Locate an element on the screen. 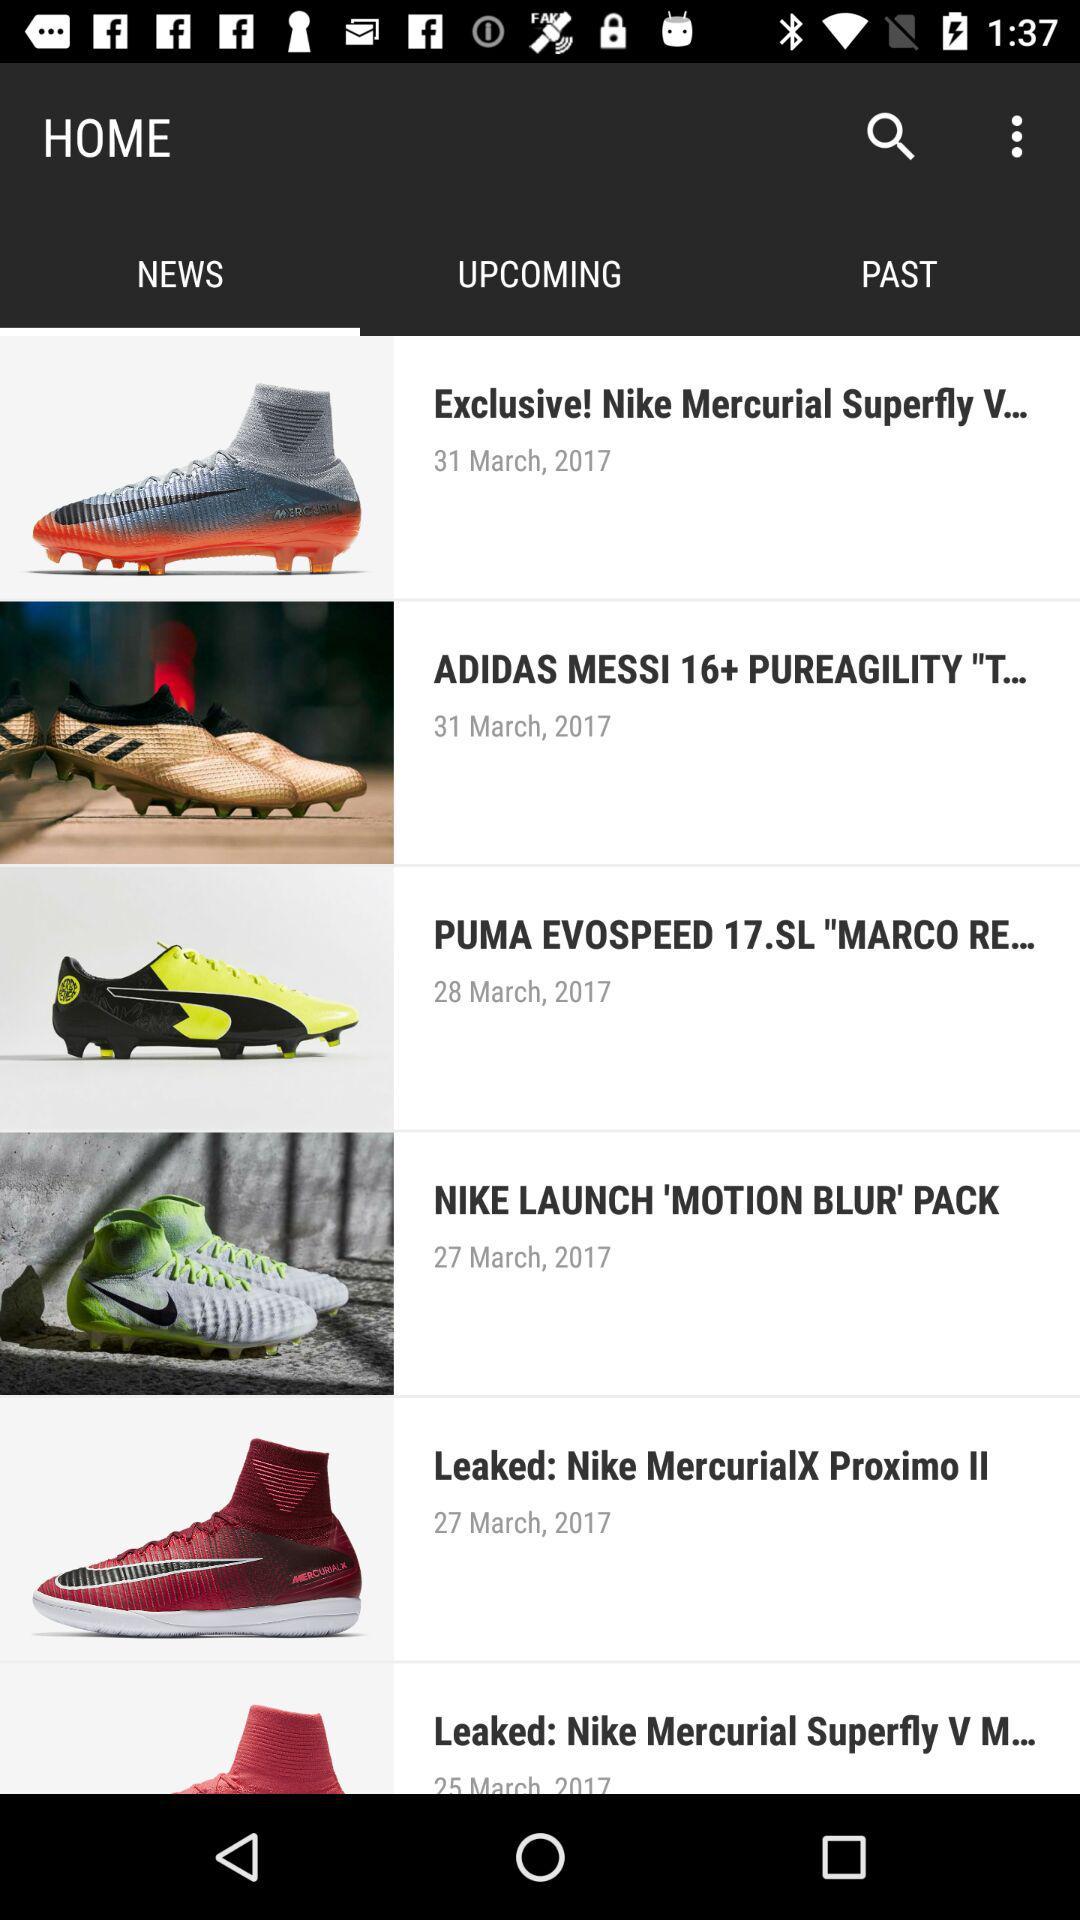 This screenshot has height=1920, width=1080. icon above exclusive nike mercurial icon is located at coordinates (1017, 135).